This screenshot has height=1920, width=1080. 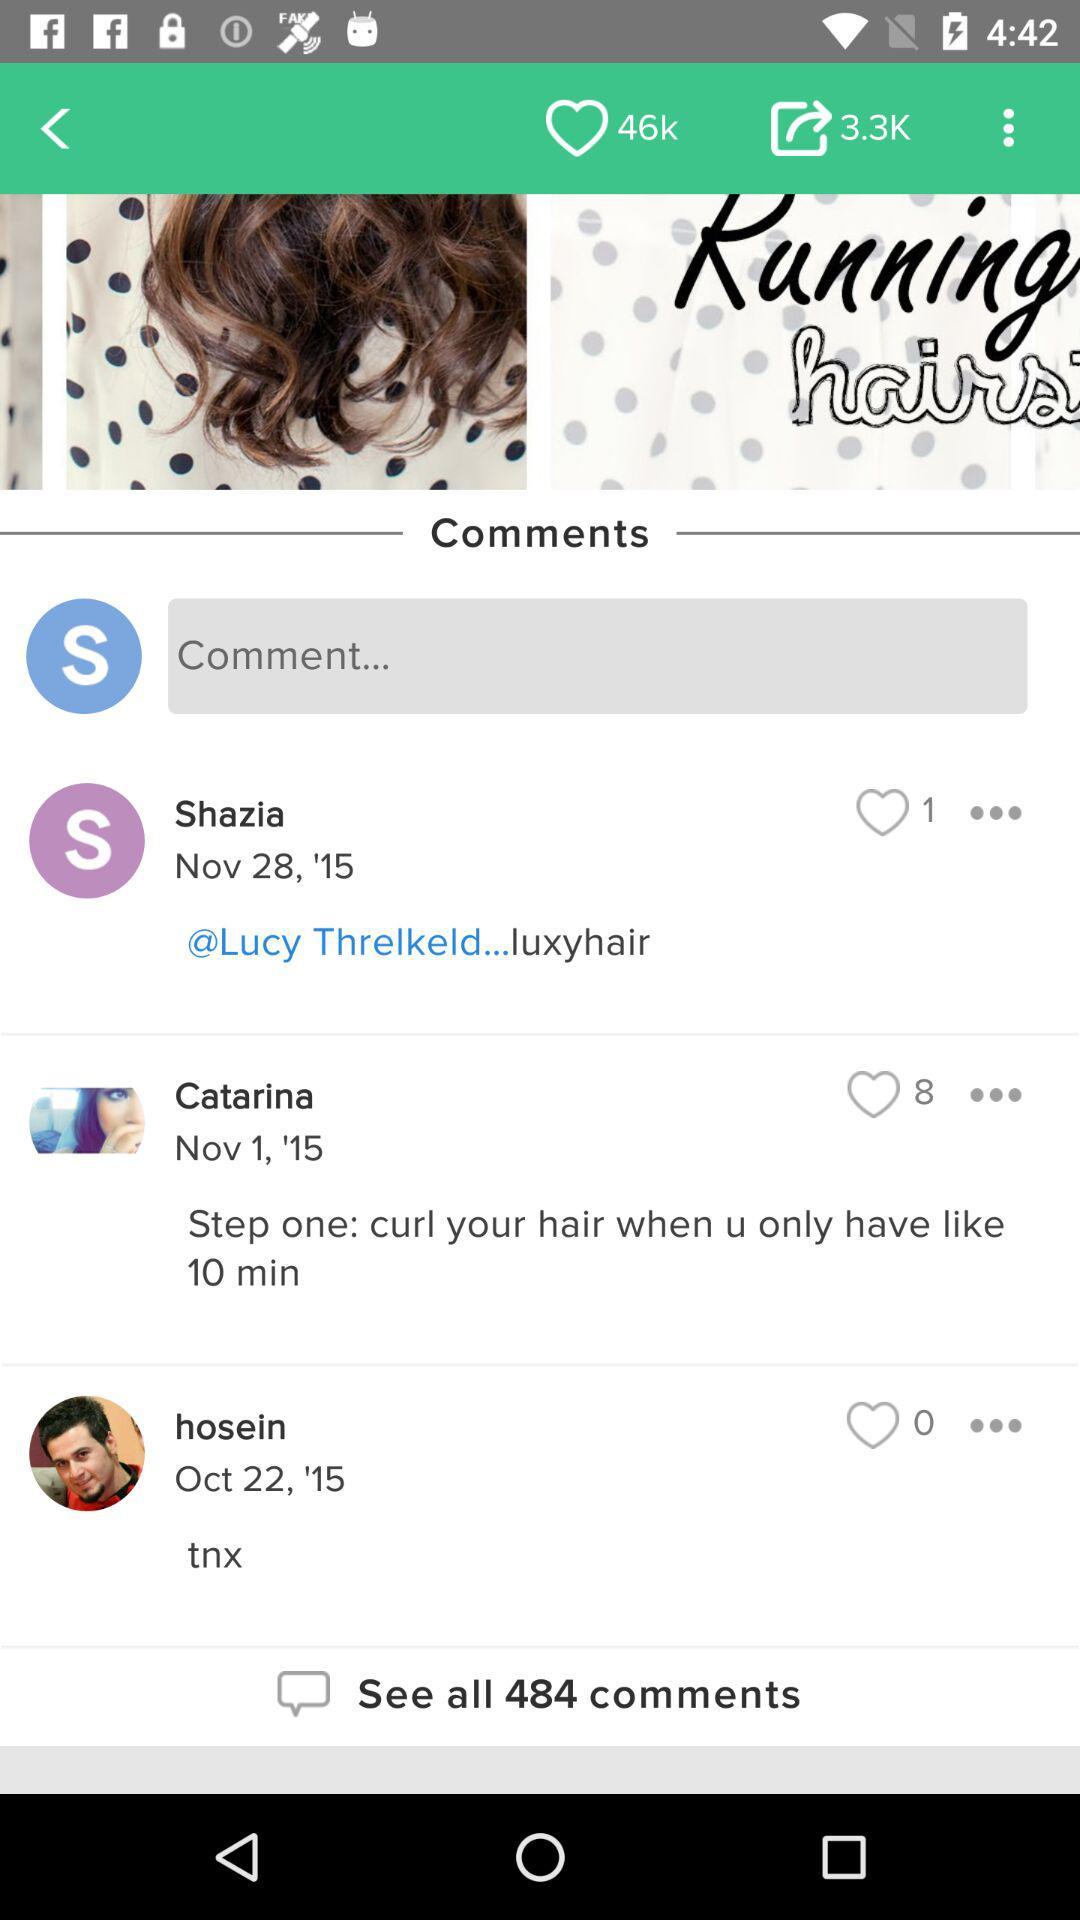 What do you see at coordinates (841, 127) in the screenshot?
I see `the 3.3k` at bounding box center [841, 127].